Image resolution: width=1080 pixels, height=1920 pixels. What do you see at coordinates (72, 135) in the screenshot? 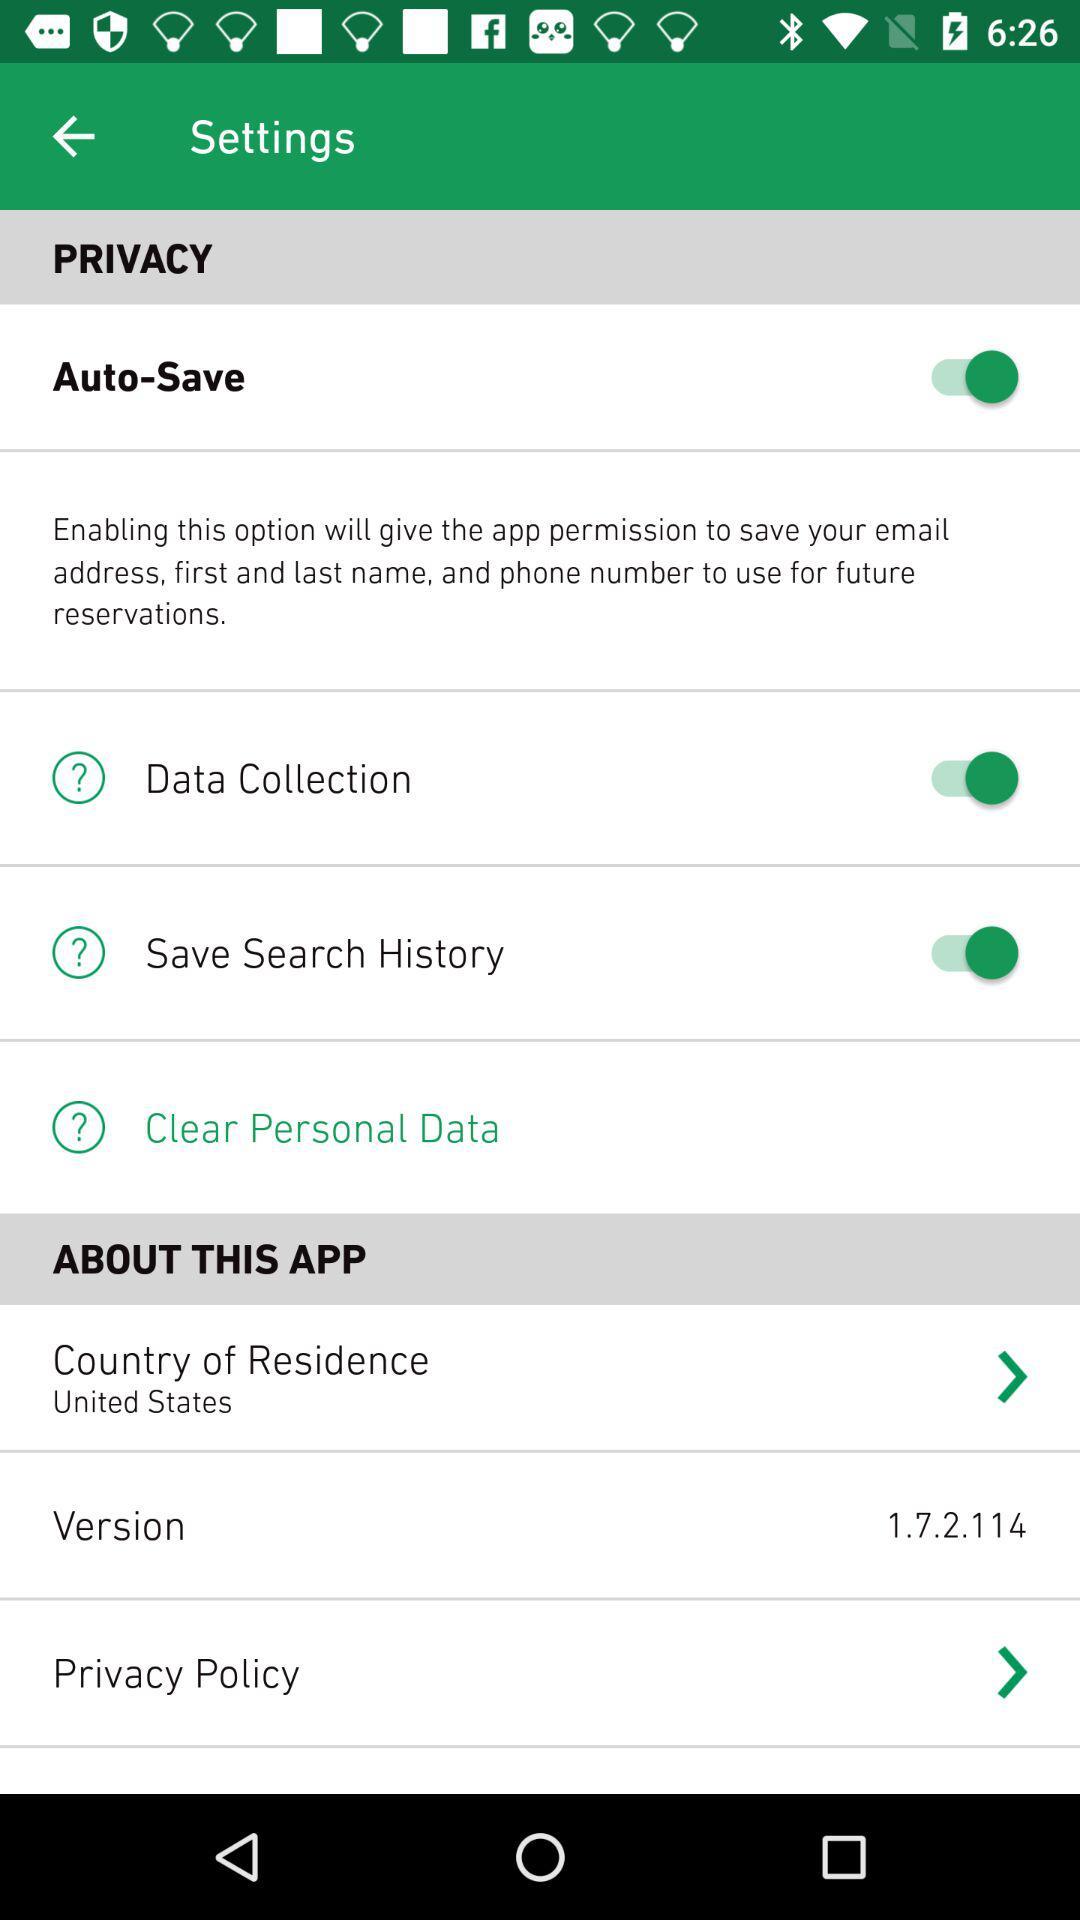
I see `item next to settings icon` at bounding box center [72, 135].